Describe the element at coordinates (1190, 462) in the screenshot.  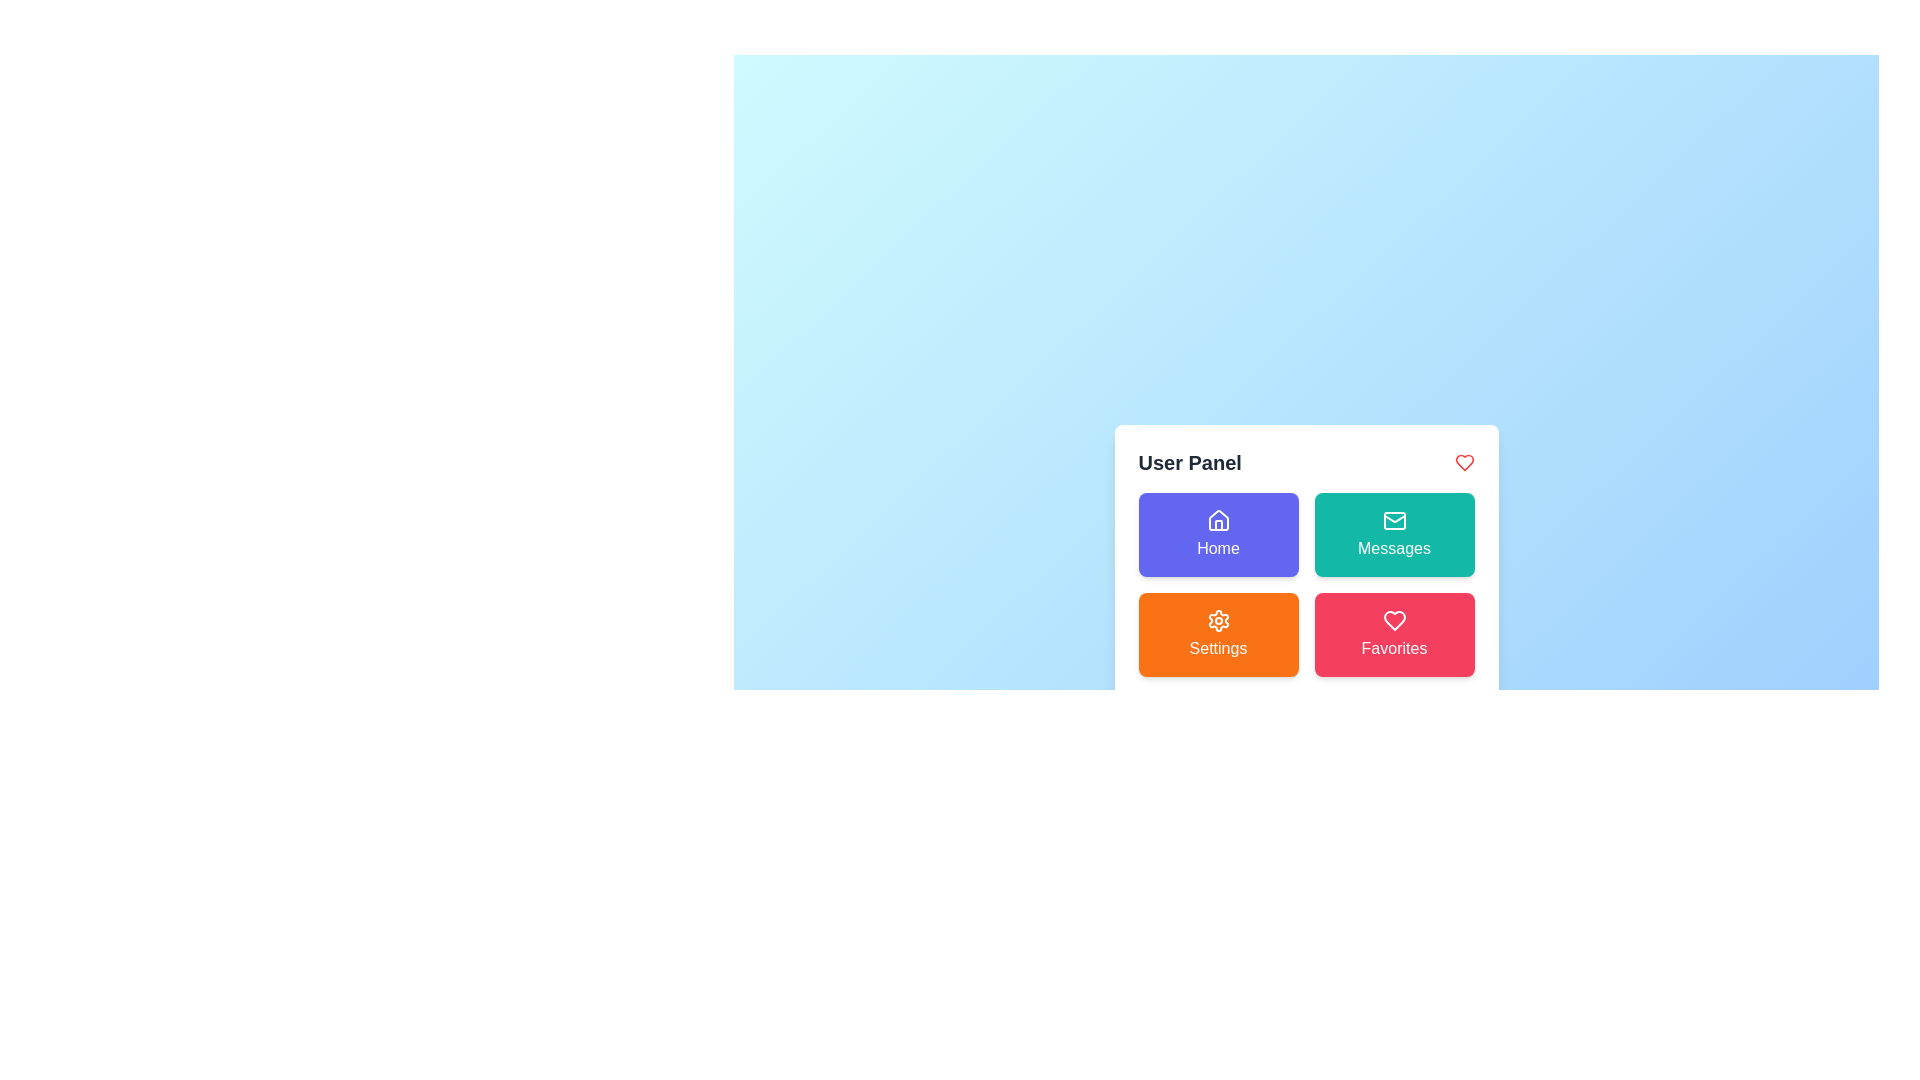
I see `the Text Label that serves as a title or header for the UI section, located in the upper-left corner above the buttons and to the left of a heart-shaped icon` at that location.